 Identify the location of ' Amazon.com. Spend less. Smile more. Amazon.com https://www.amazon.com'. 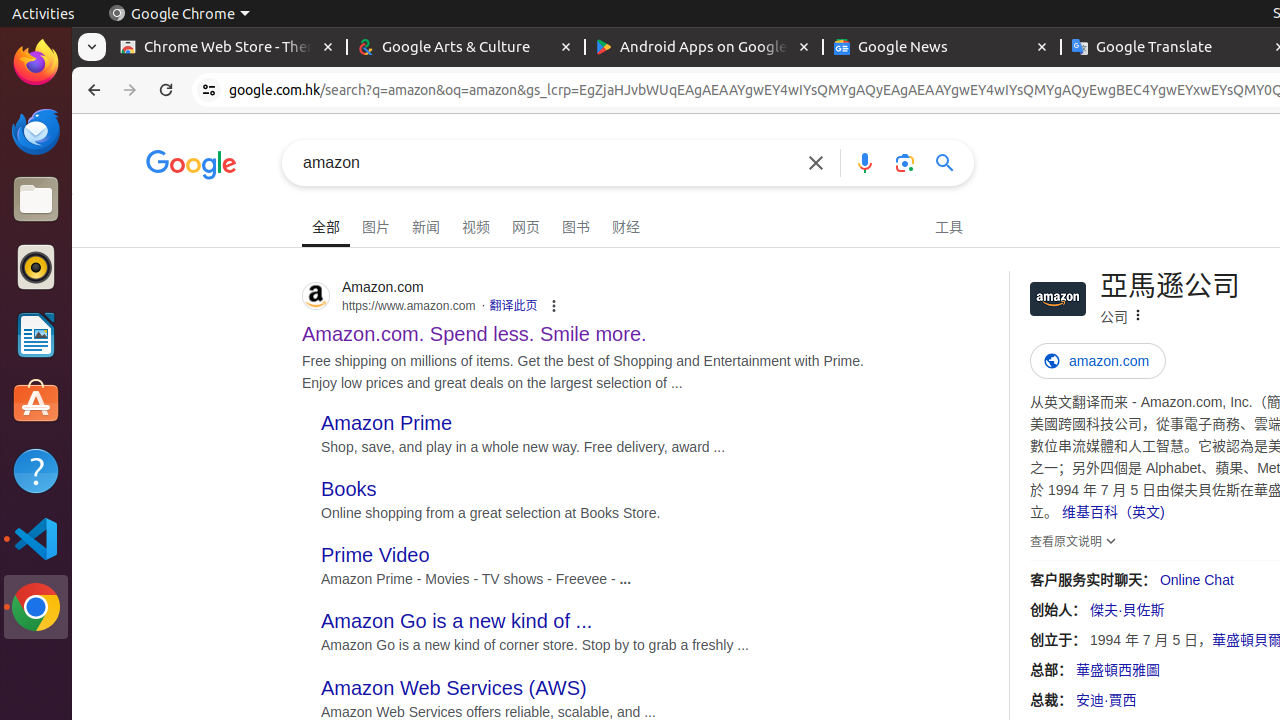
(473, 327).